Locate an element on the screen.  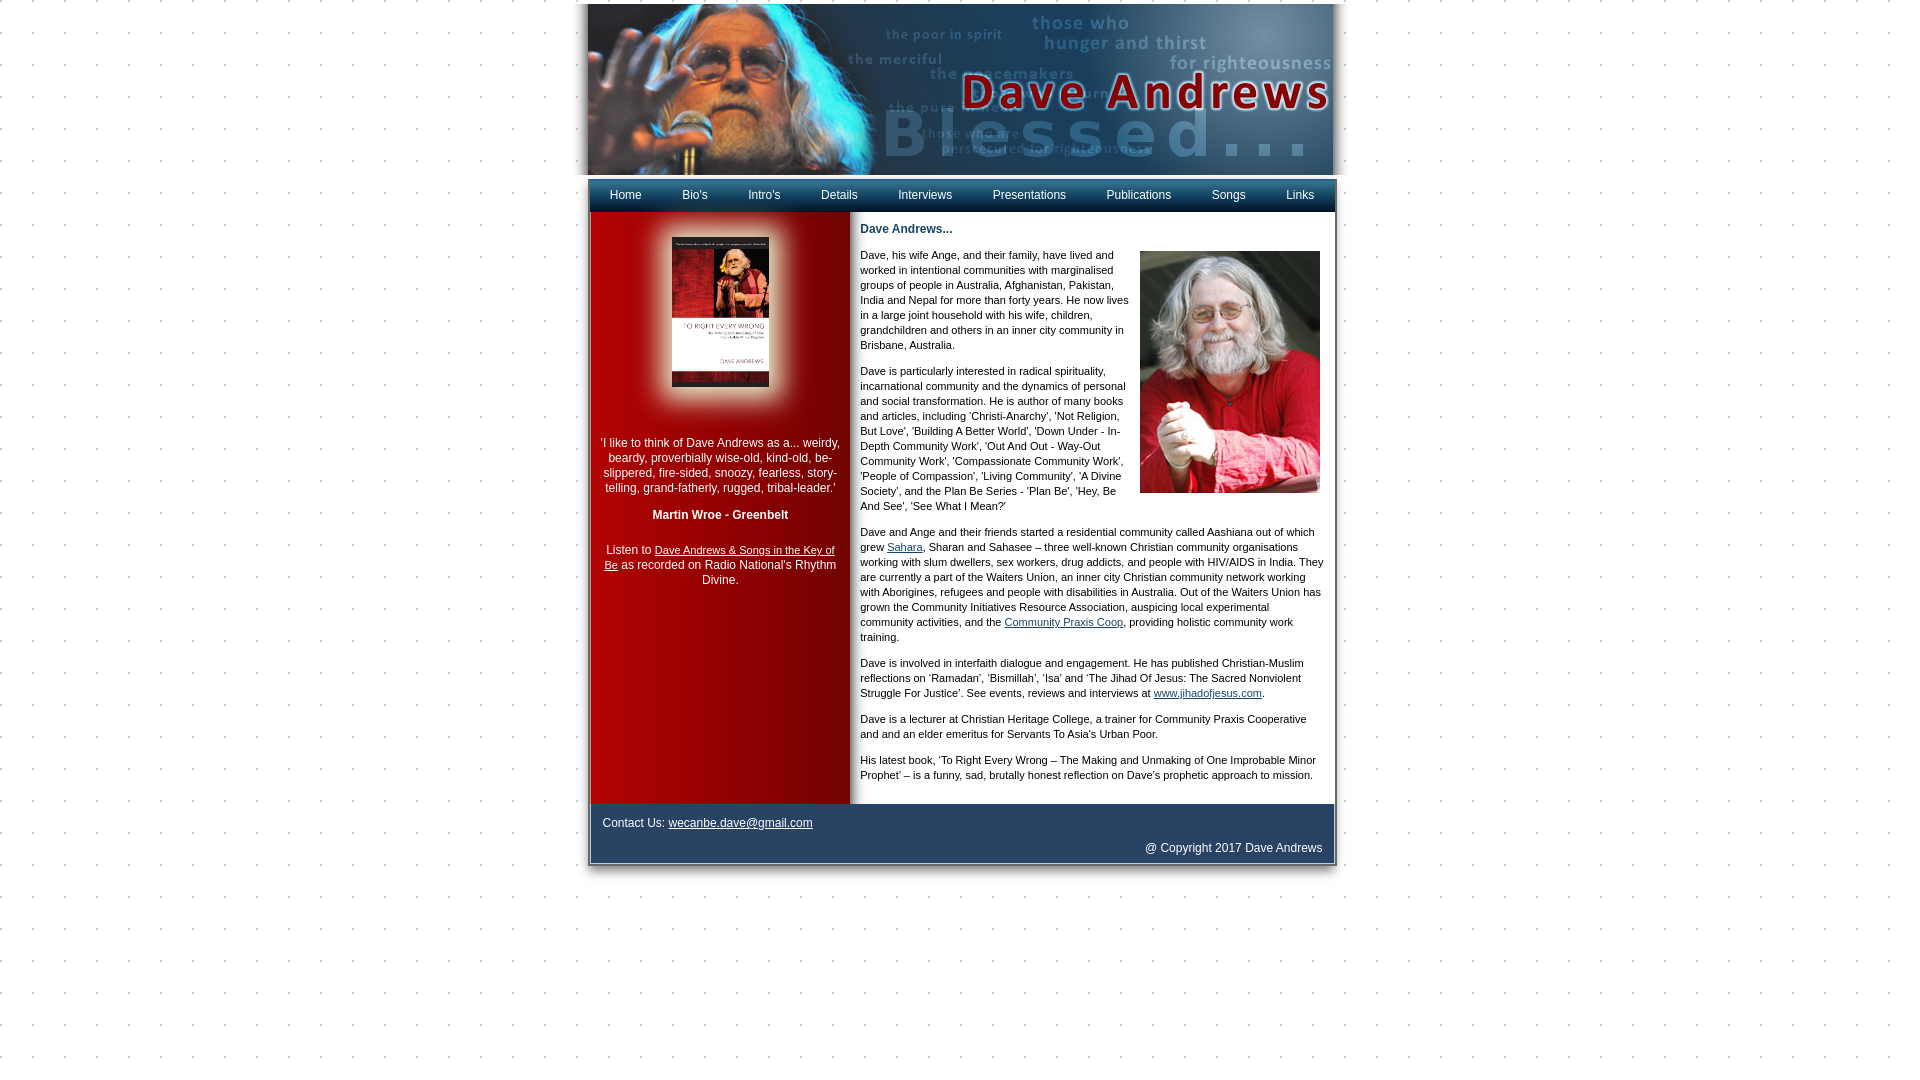
'Songs' is located at coordinates (1227, 195).